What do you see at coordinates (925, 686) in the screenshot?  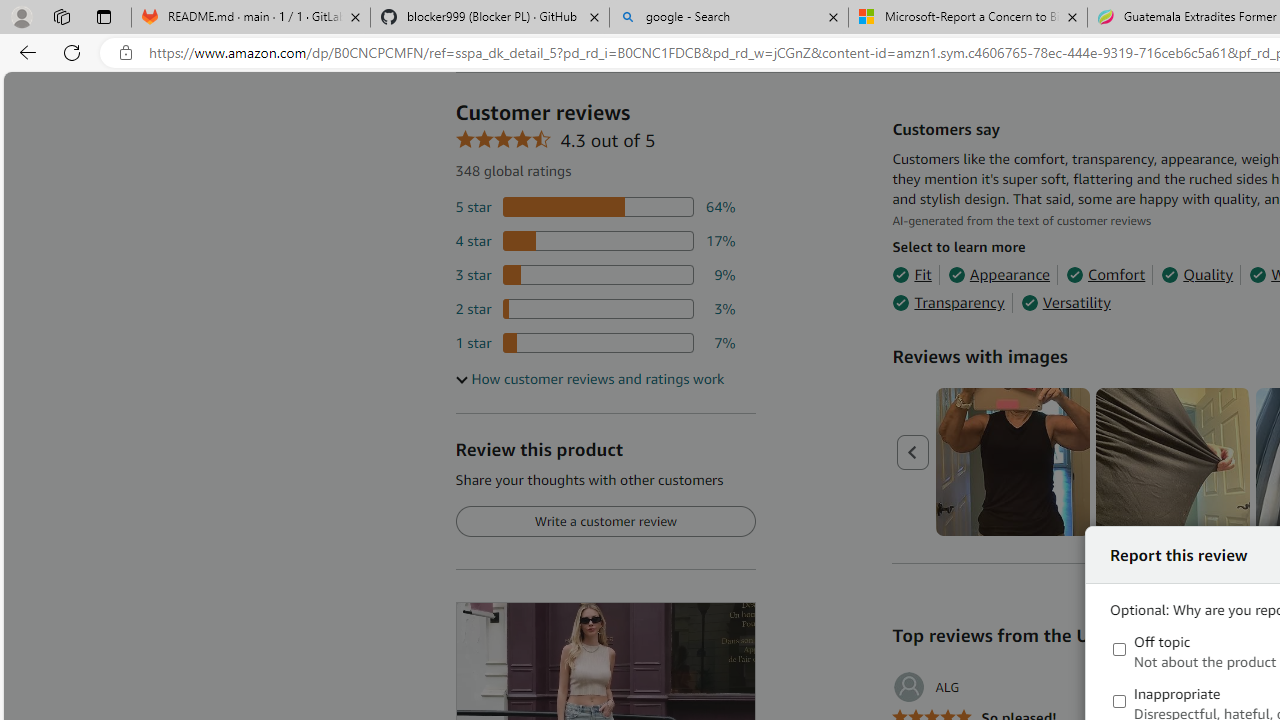 I see `'ALG'` at bounding box center [925, 686].